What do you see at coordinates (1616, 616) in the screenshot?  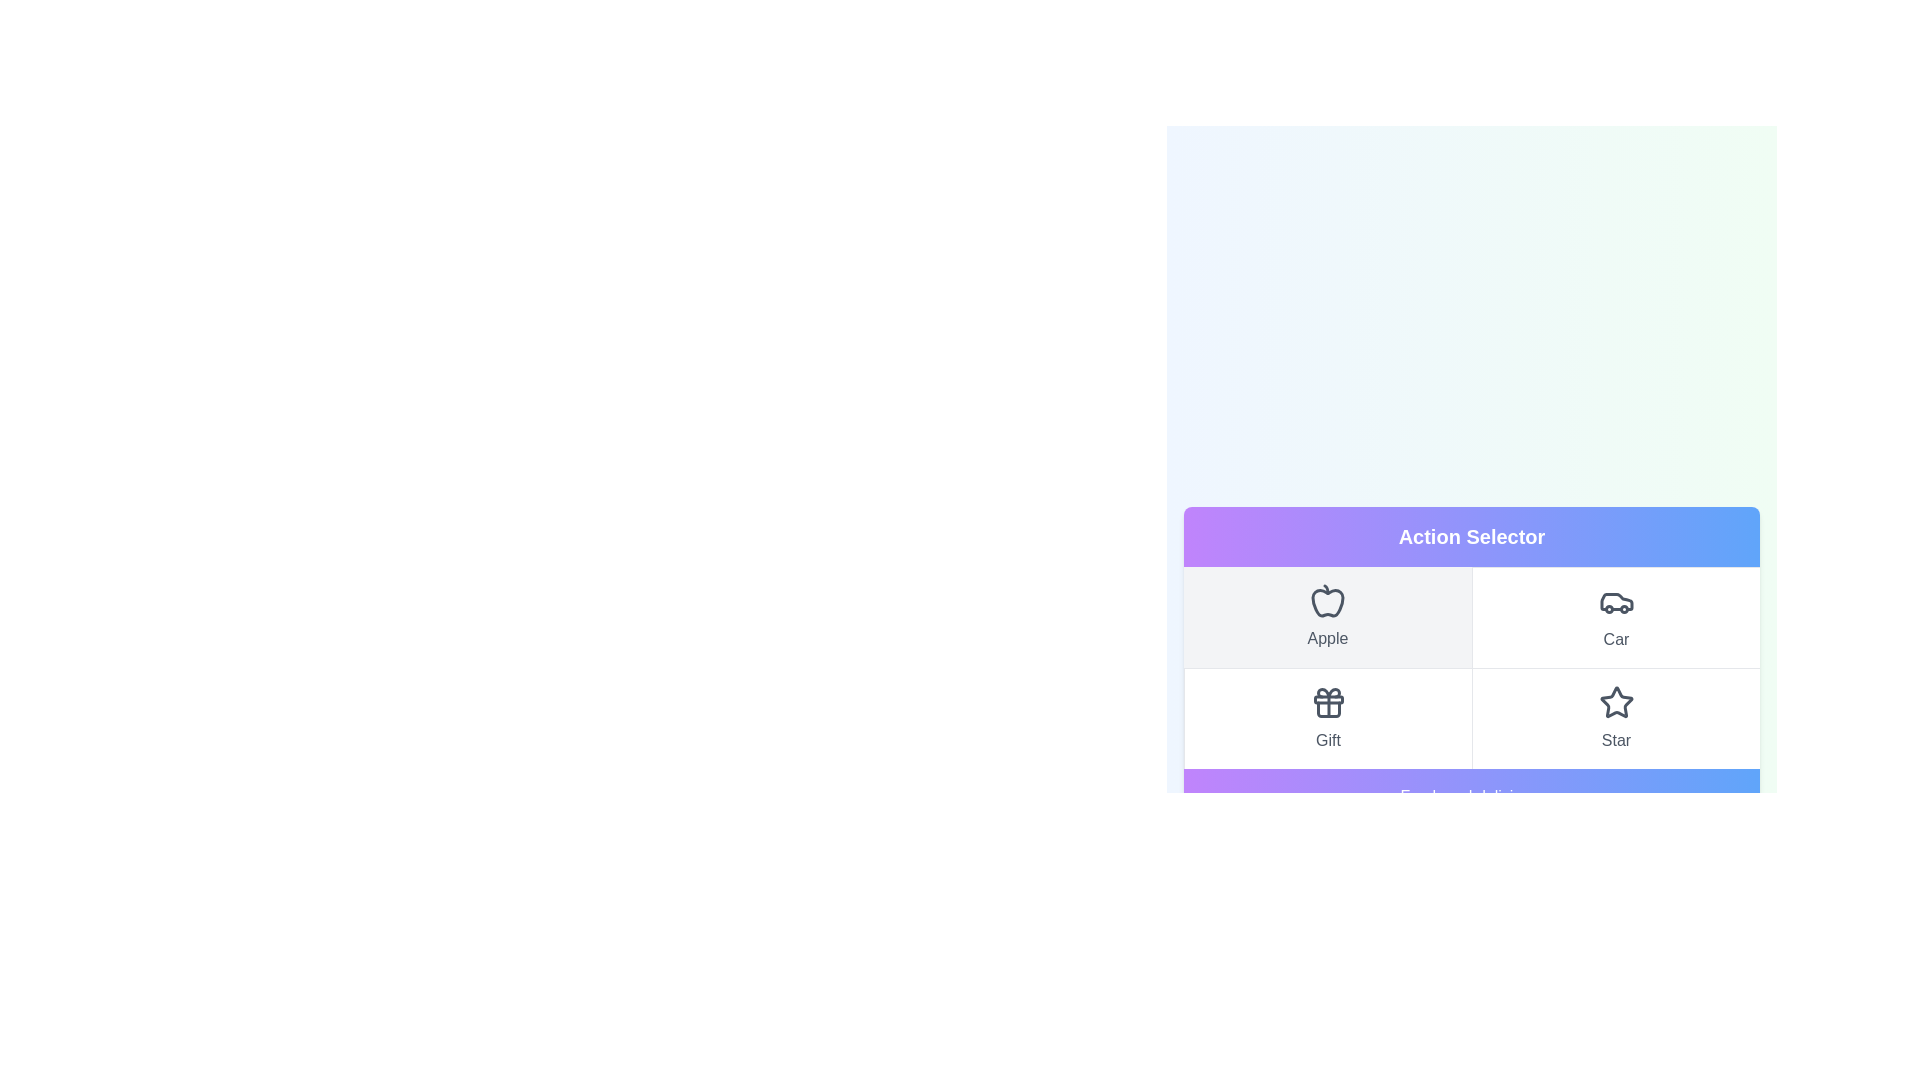 I see `the interactive card labeled 'Car' in the Action Selector section, located in the second column of the first row of the grid` at bounding box center [1616, 616].